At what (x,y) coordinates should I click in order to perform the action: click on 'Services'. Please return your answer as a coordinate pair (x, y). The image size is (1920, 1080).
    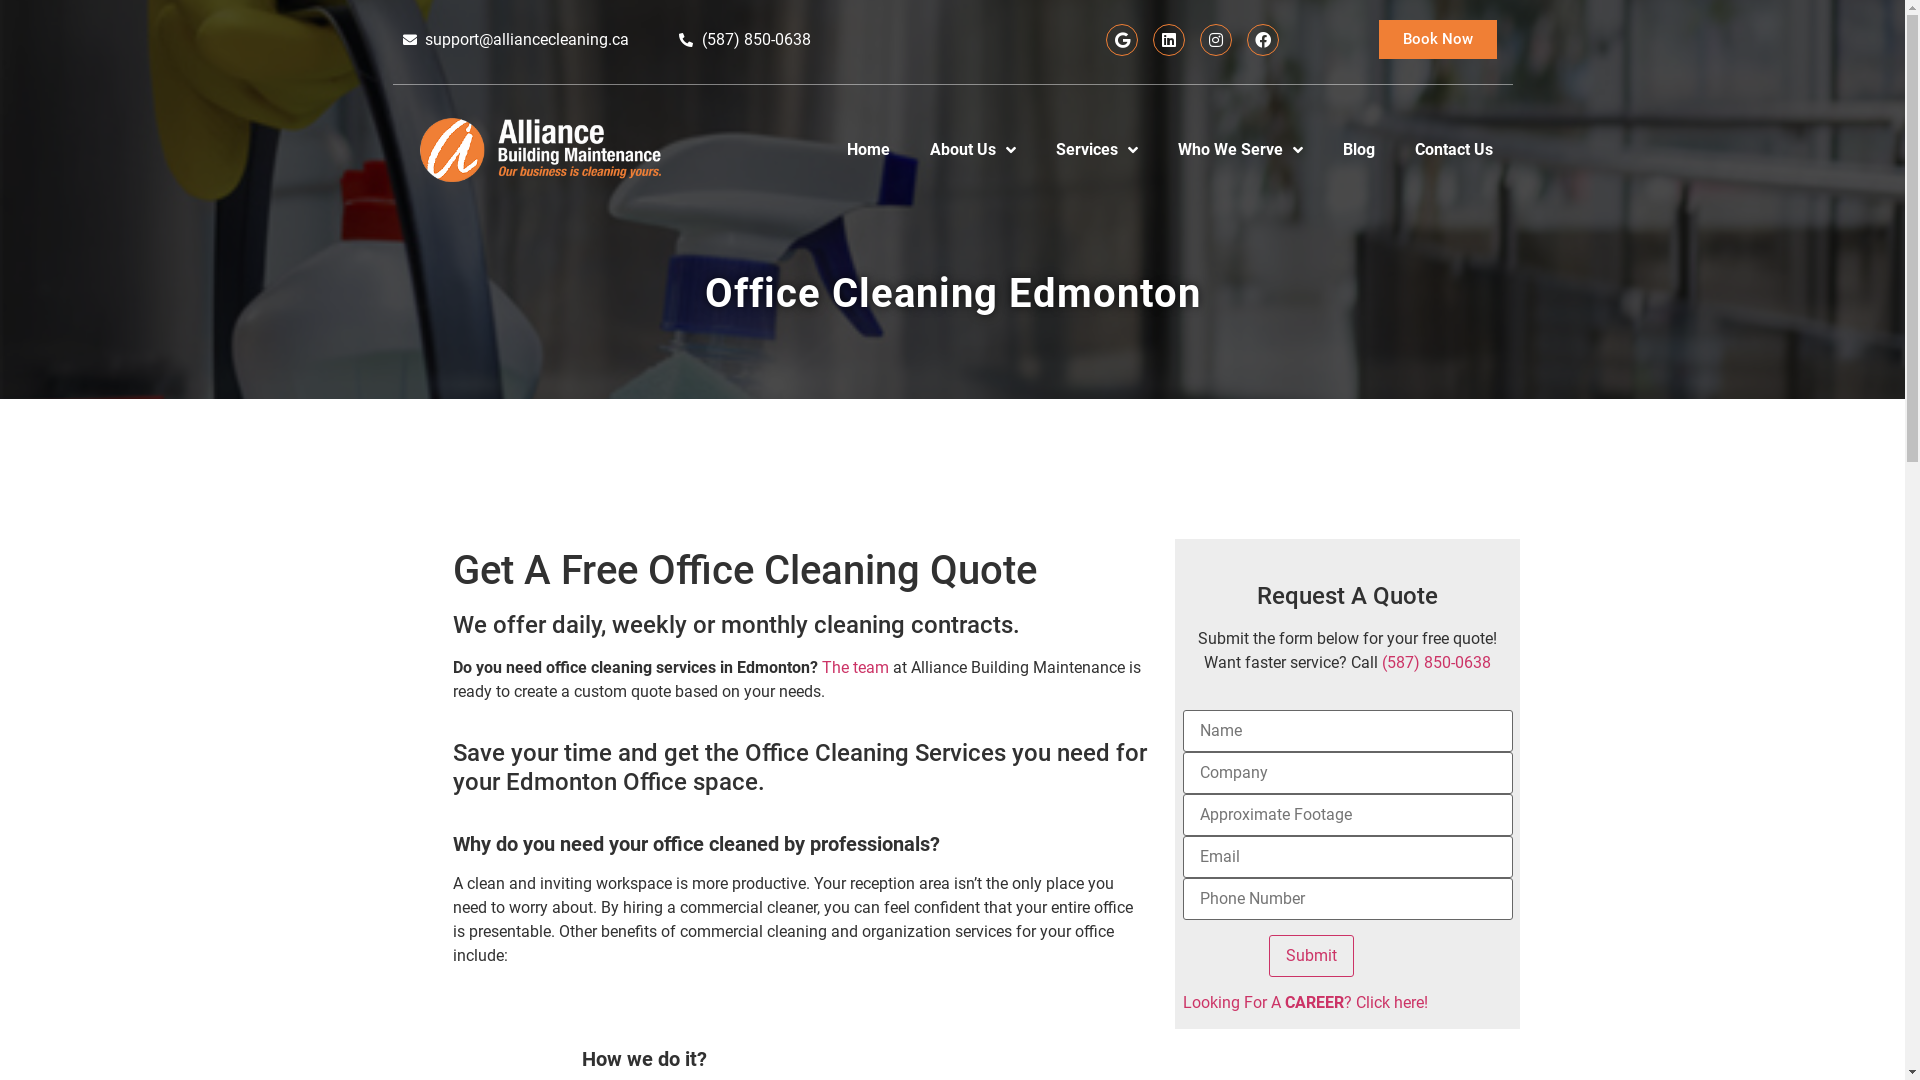
    Looking at the image, I should click on (1096, 149).